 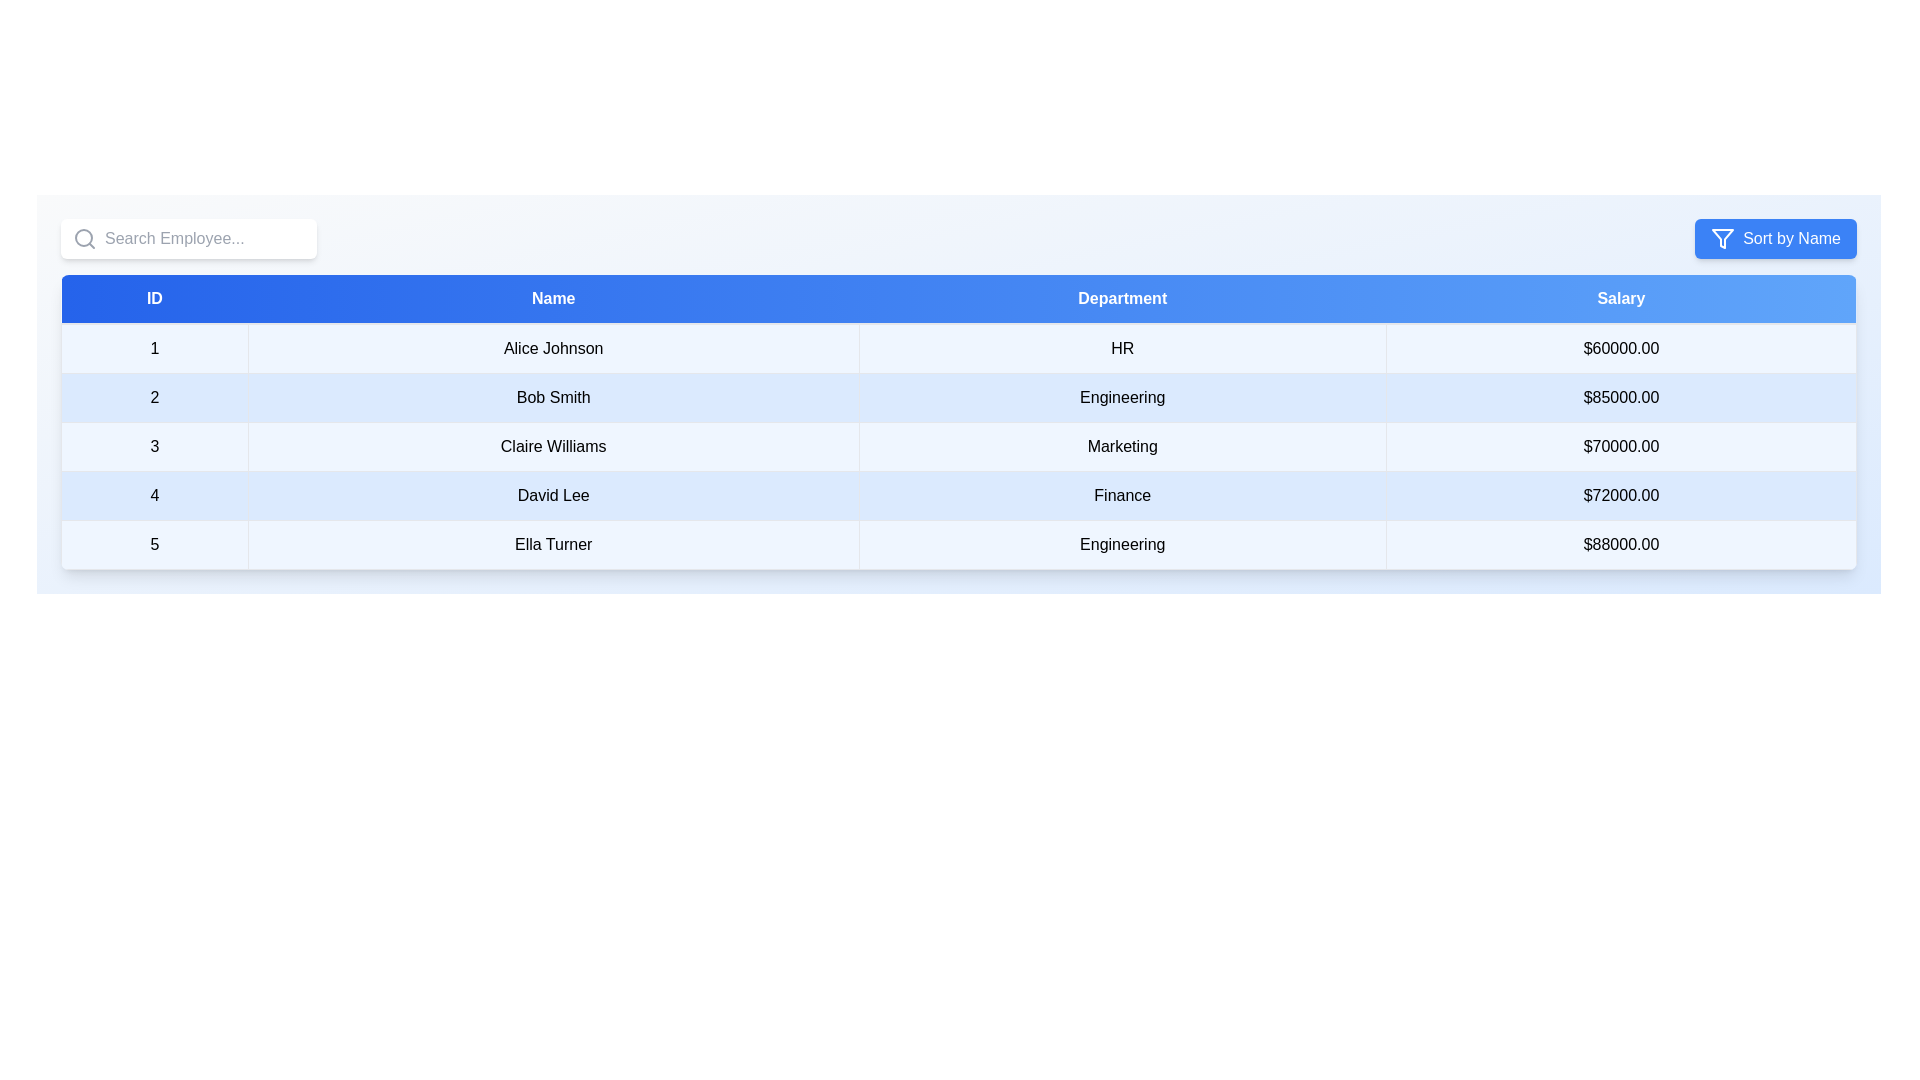 I want to click on the table cell containing the numeric value '1' located in the first row and first column of the table, so click(x=153, y=347).